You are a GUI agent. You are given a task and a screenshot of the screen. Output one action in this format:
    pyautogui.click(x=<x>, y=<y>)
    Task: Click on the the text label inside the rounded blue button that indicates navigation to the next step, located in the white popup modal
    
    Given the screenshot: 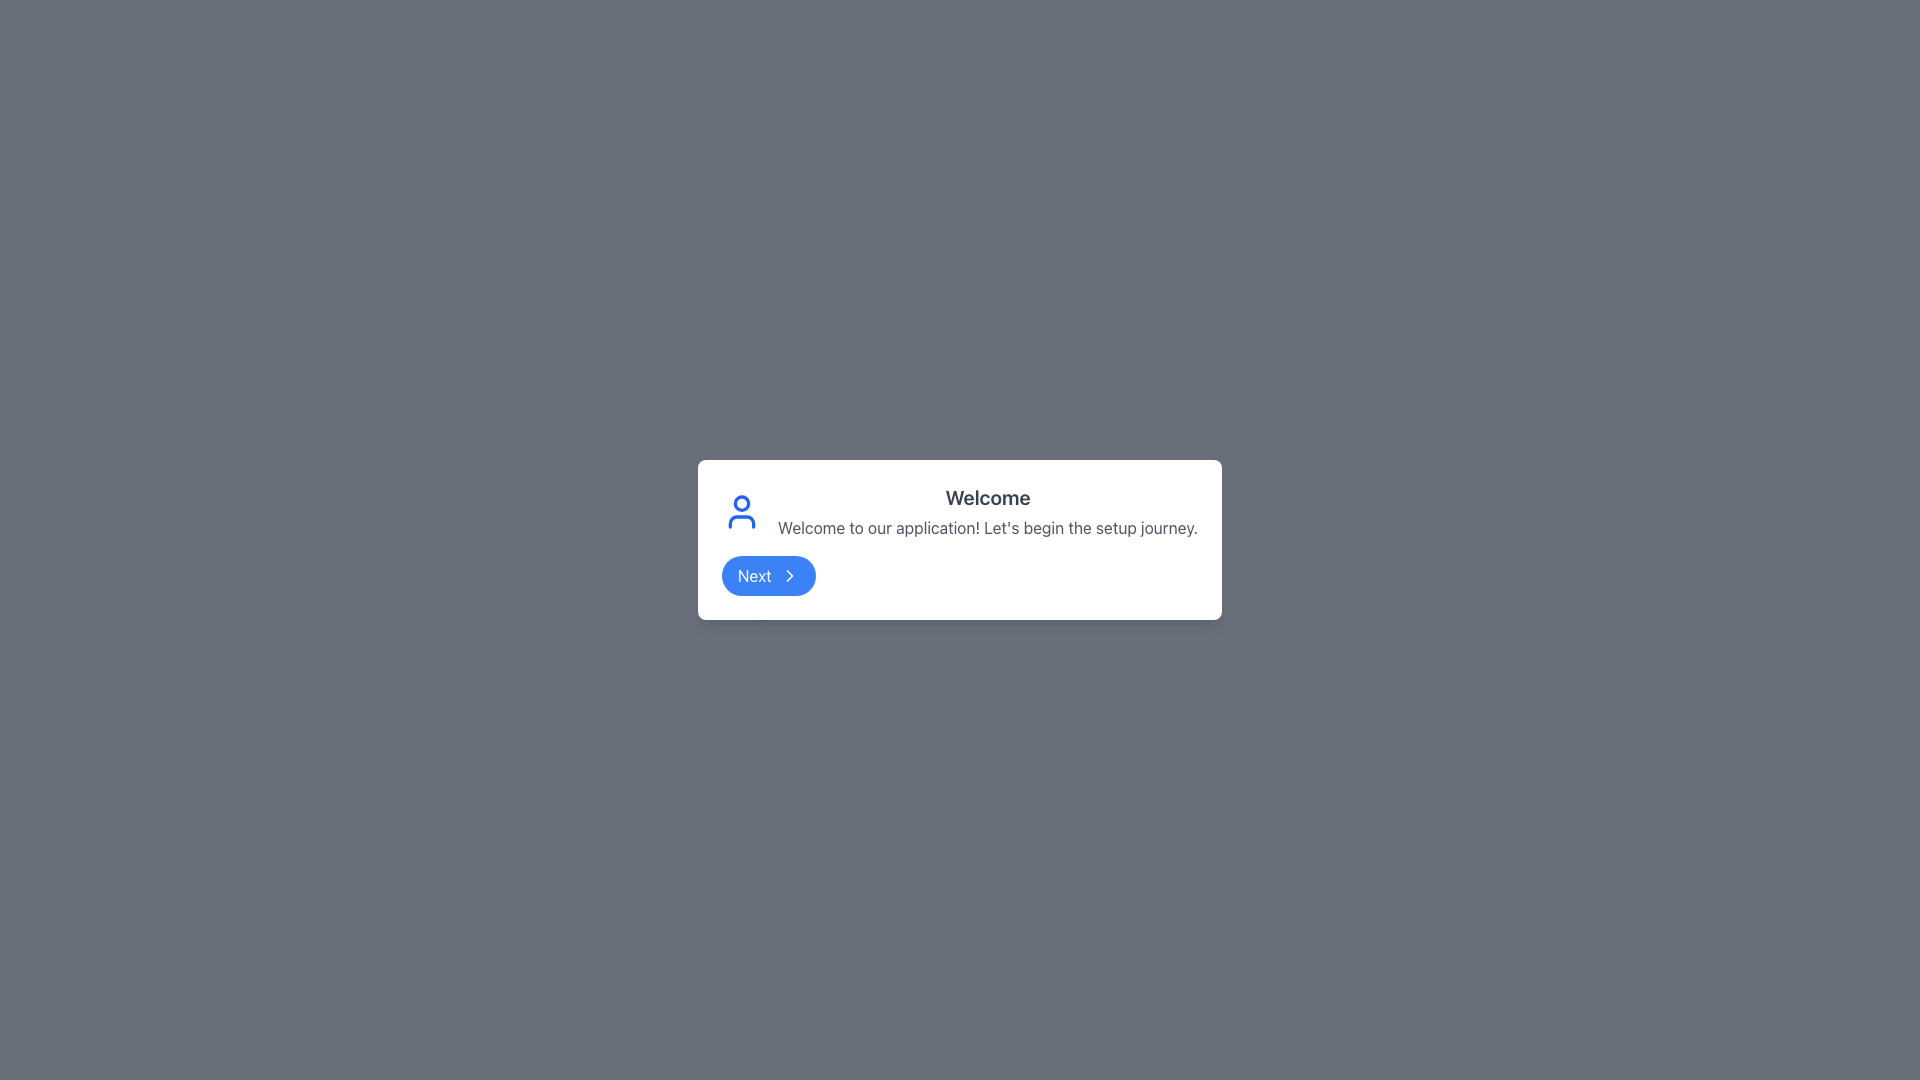 What is the action you would take?
    pyautogui.click(x=753, y=575)
    